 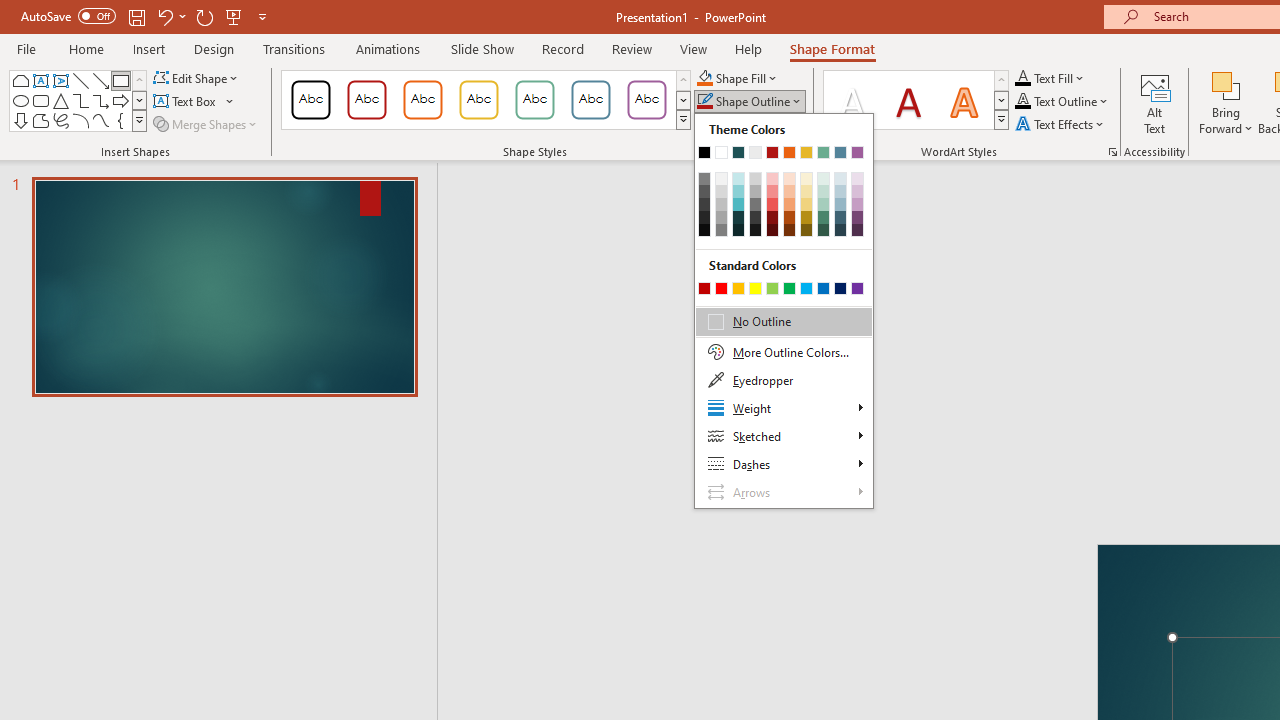 What do you see at coordinates (647, 100) in the screenshot?
I see `'Colored Outline - Purple, Accent 6'` at bounding box center [647, 100].